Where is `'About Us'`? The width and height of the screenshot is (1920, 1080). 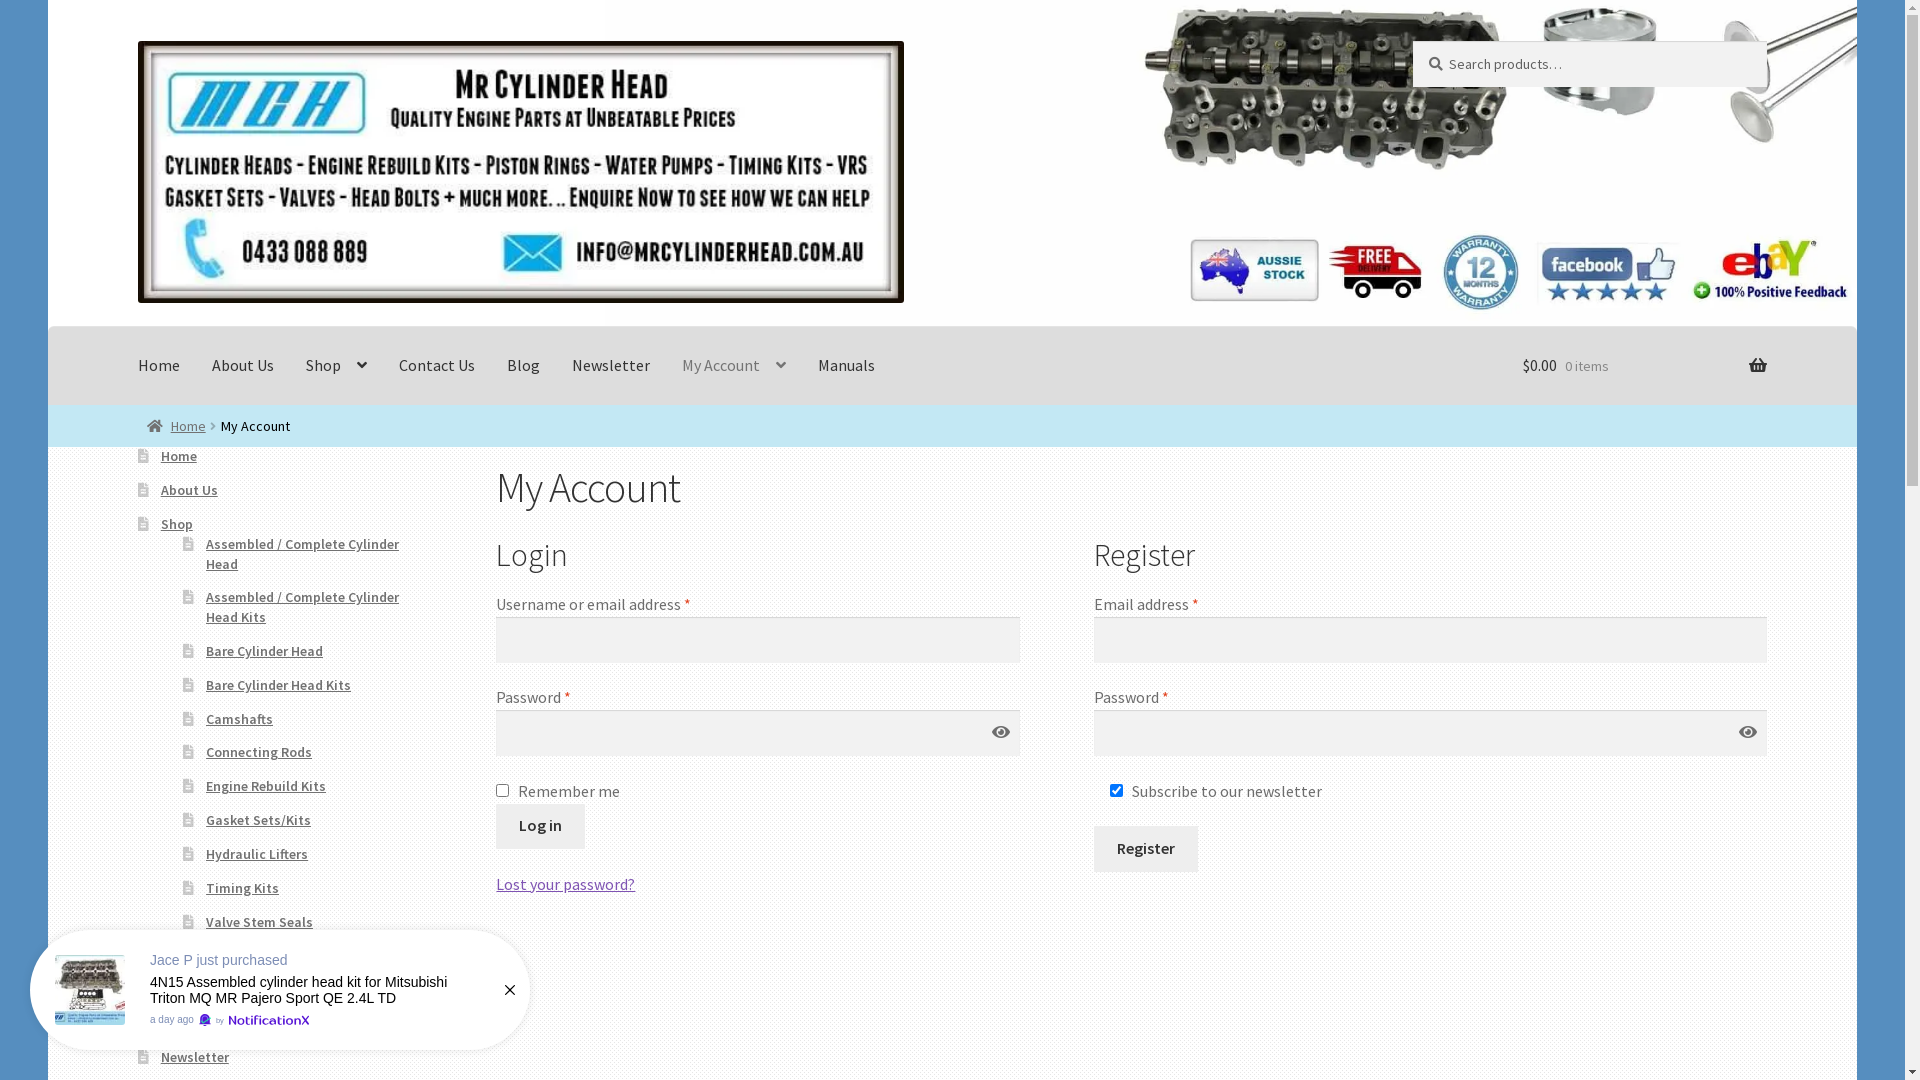
'About Us' is located at coordinates (189, 489).